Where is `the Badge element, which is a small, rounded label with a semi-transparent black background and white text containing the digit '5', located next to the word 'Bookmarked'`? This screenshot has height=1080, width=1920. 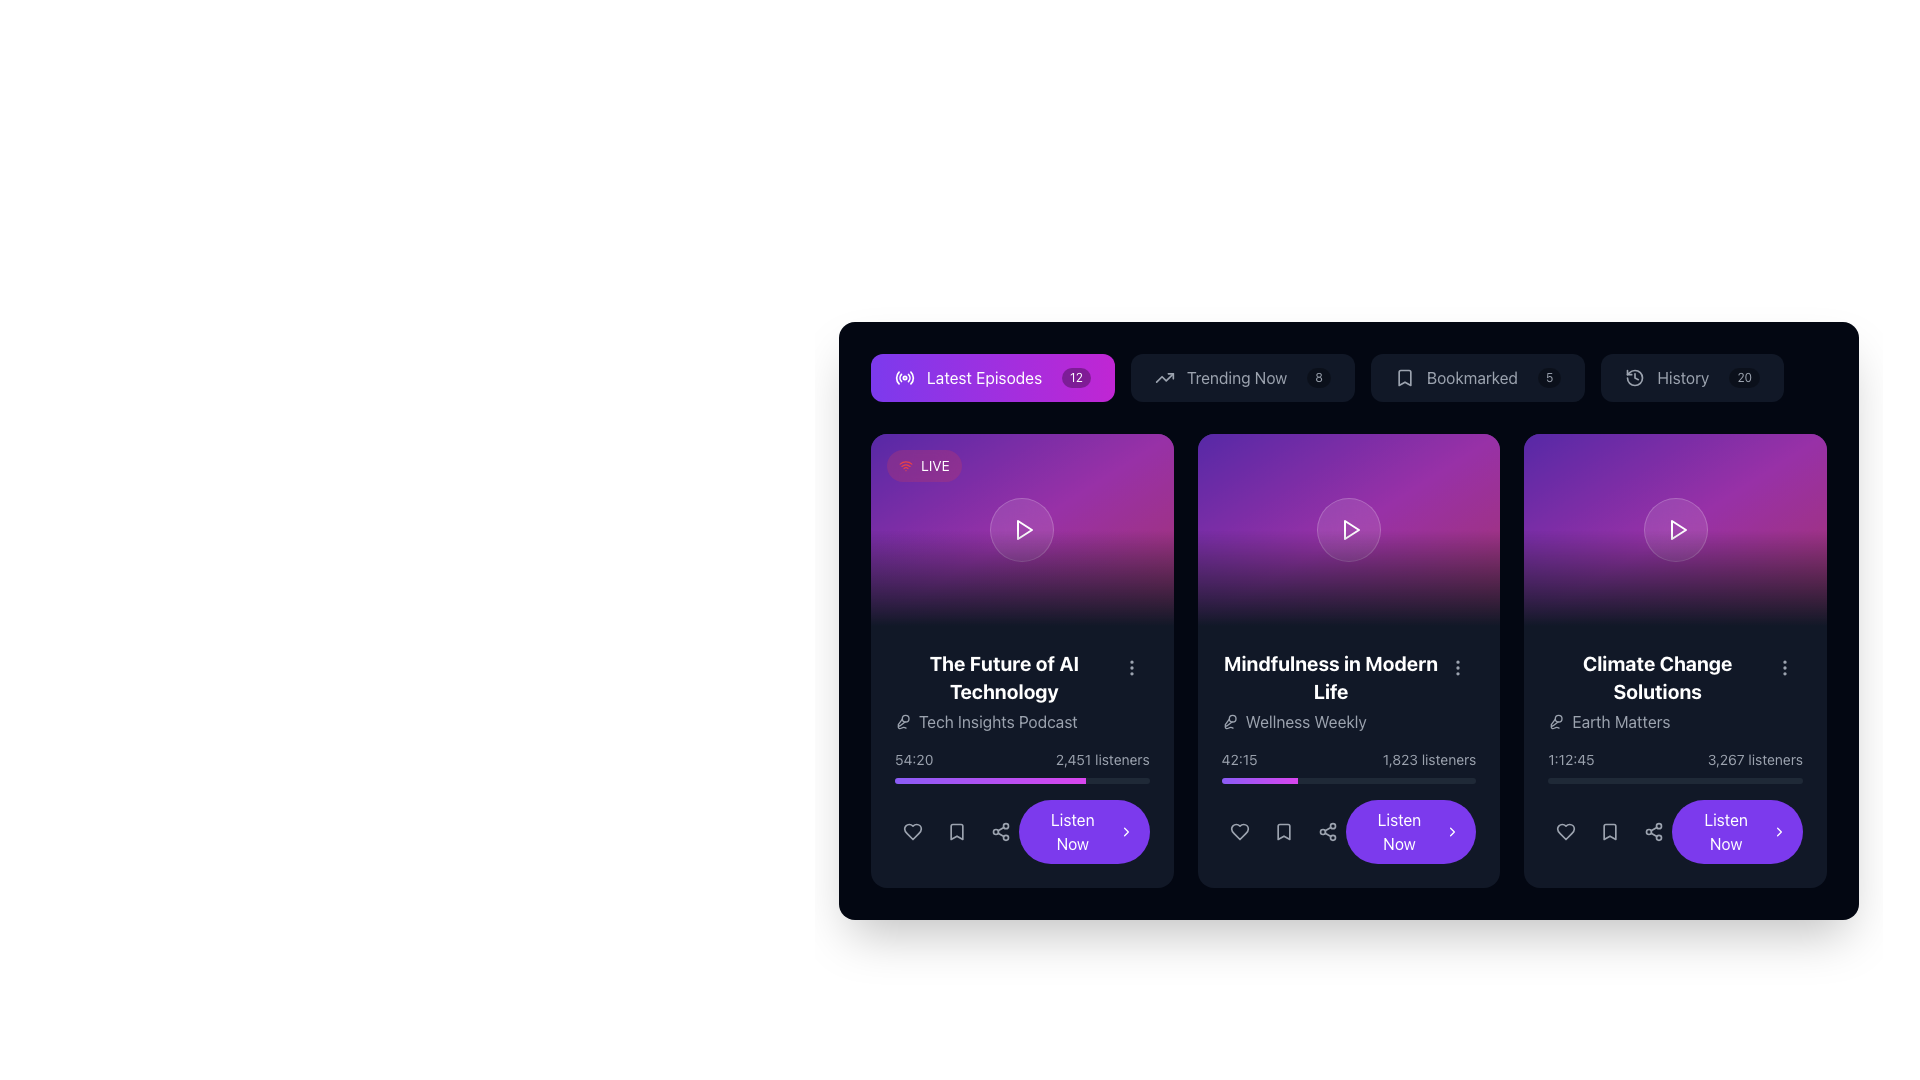
the Badge element, which is a small, rounded label with a semi-transparent black background and white text containing the digit '5', located next to the word 'Bookmarked' is located at coordinates (1548, 378).